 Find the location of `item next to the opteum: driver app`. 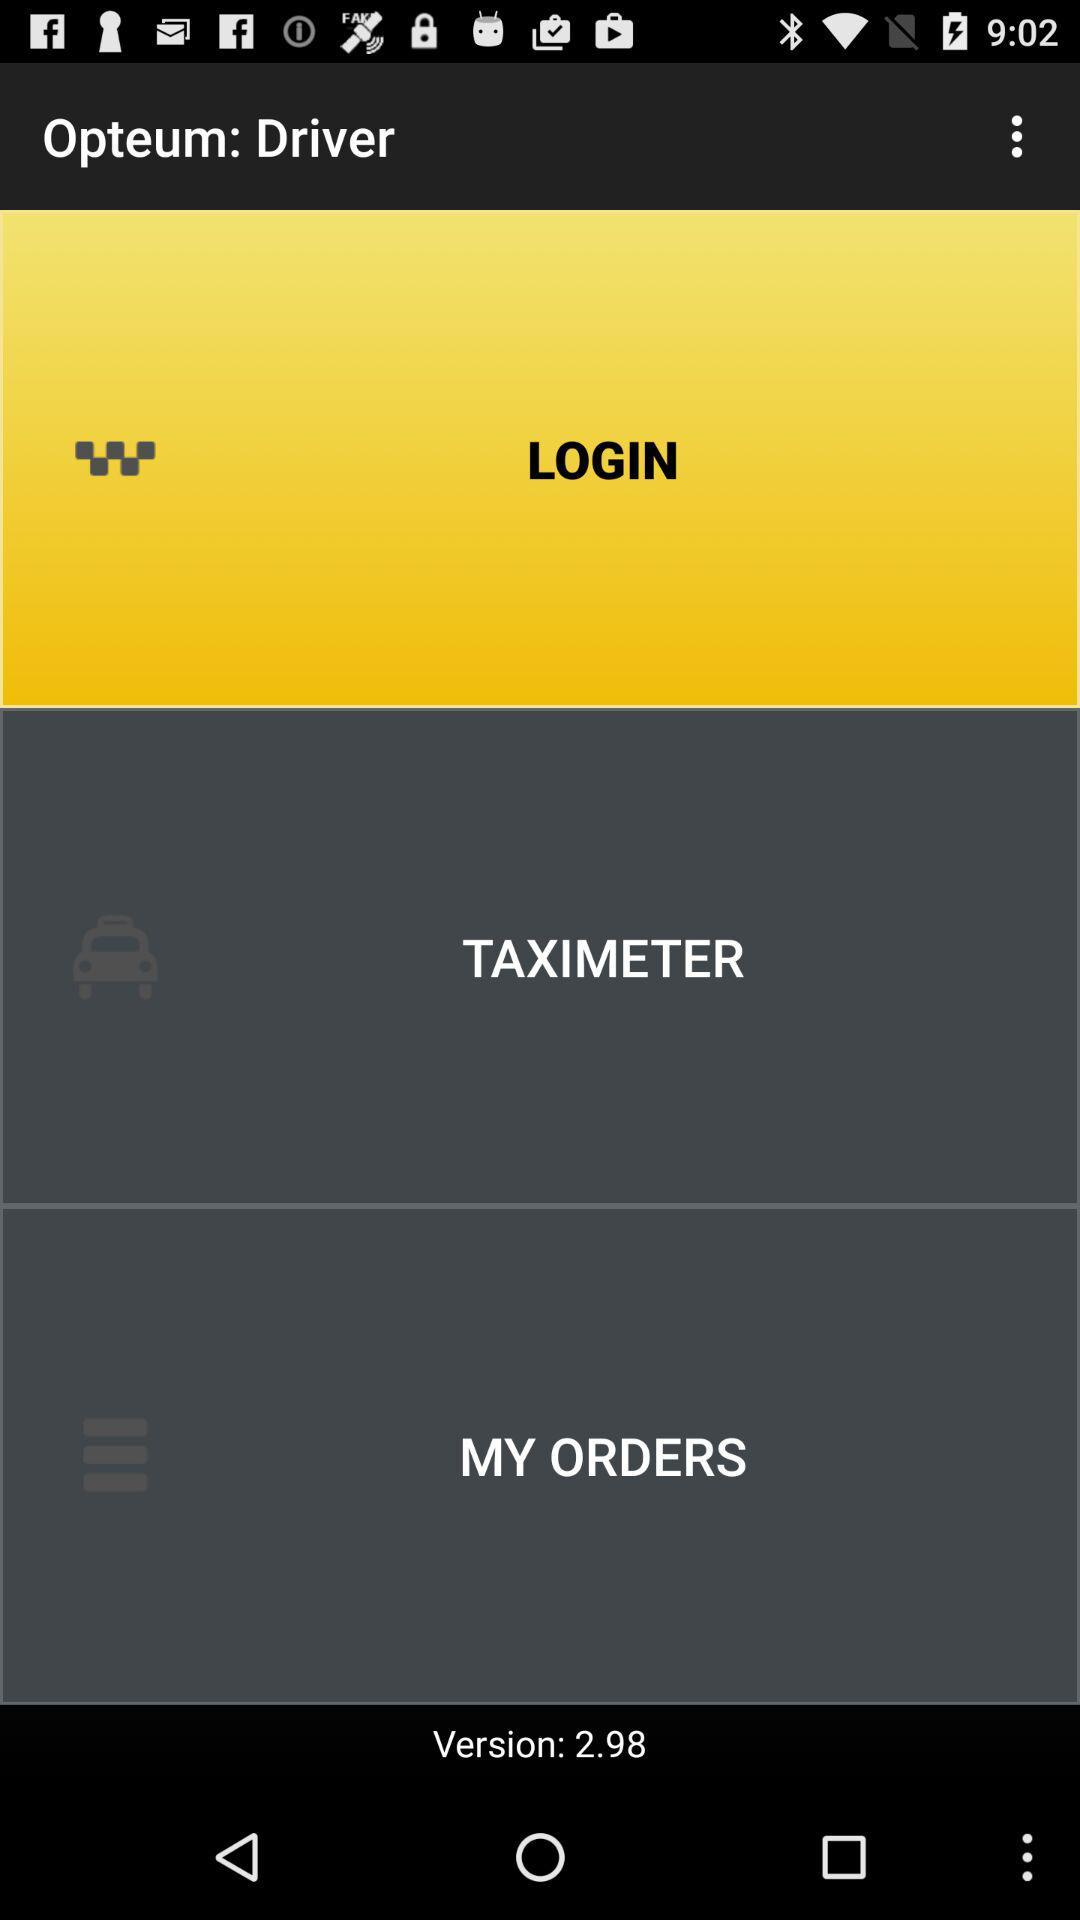

item next to the opteum: driver app is located at coordinates (1017, 135).